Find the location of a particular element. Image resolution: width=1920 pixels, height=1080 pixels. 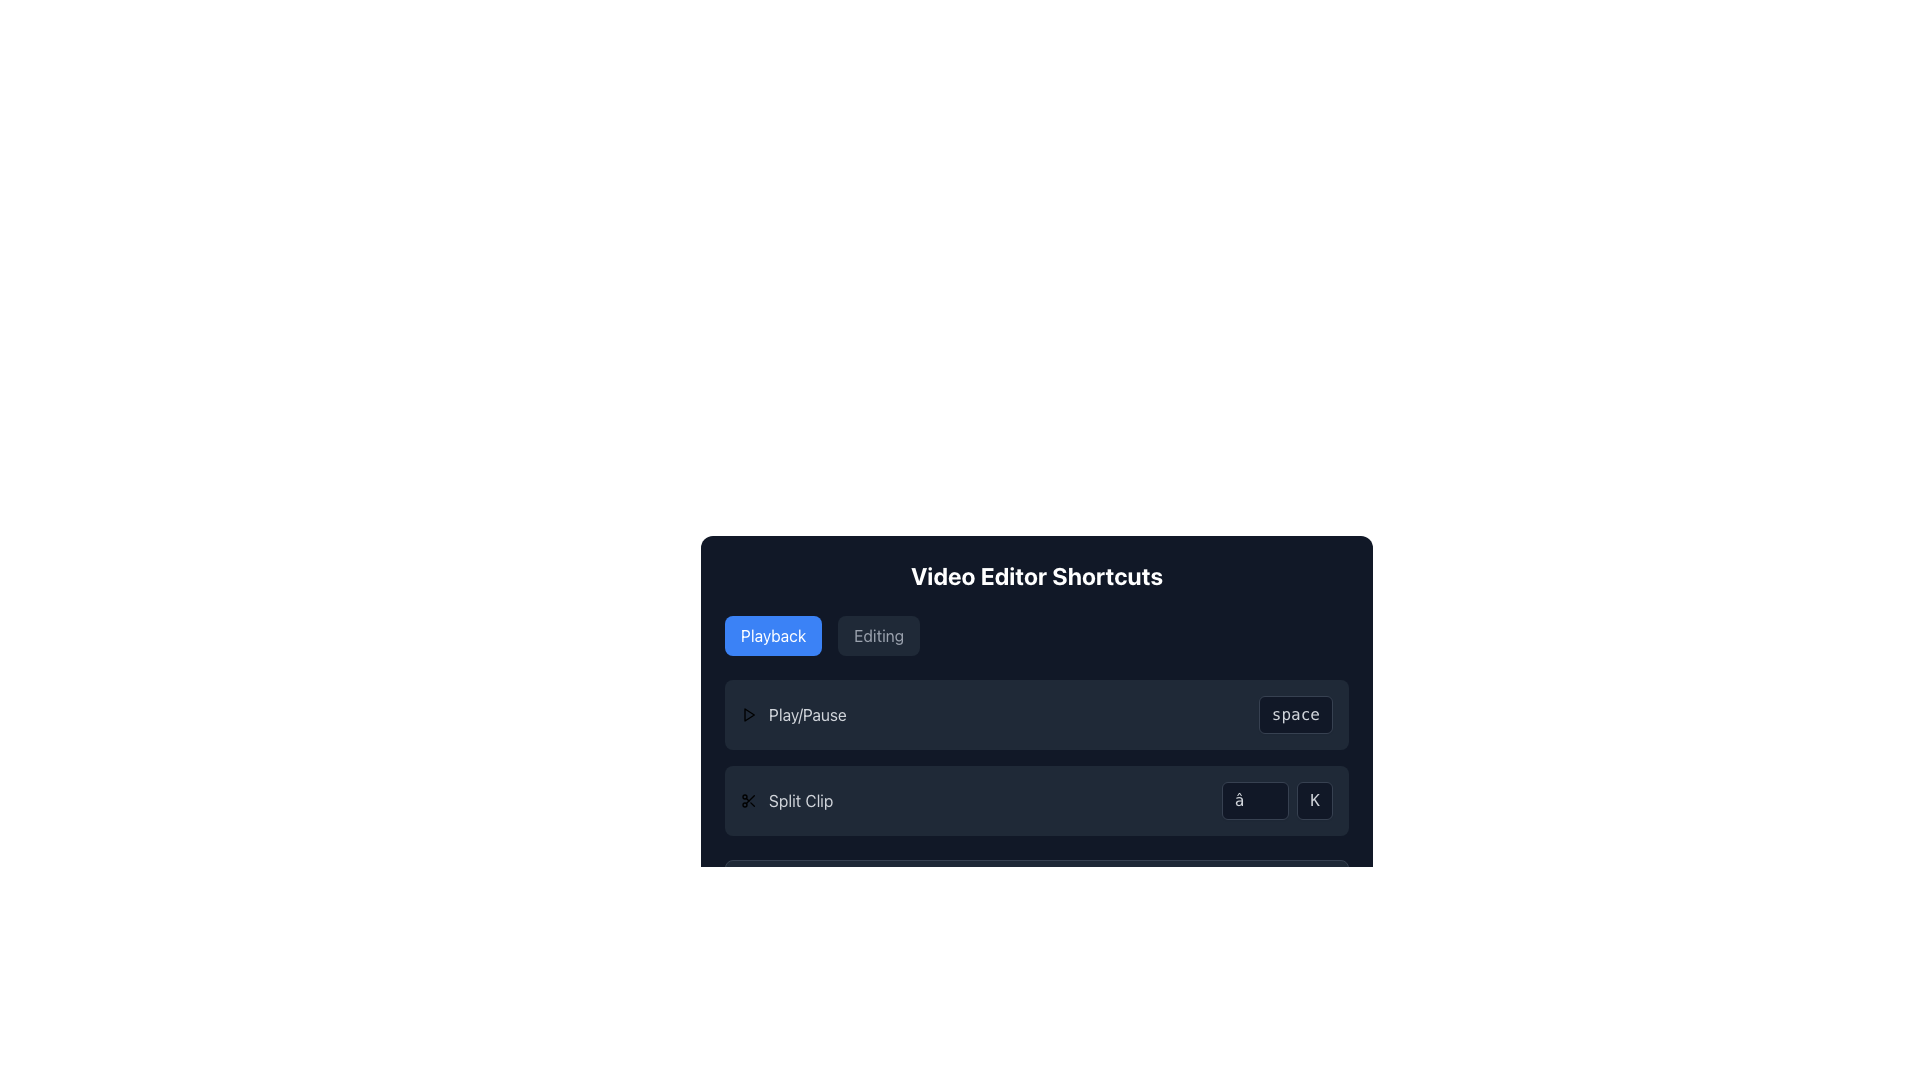

the non-interactive button labeled 'K' which visually represents the keyboard shortcut for splitting a clip in the video editor, located to the right of its sibling in the button group beneath the 'Split Clip' label is located at coordinates (1315, 800).